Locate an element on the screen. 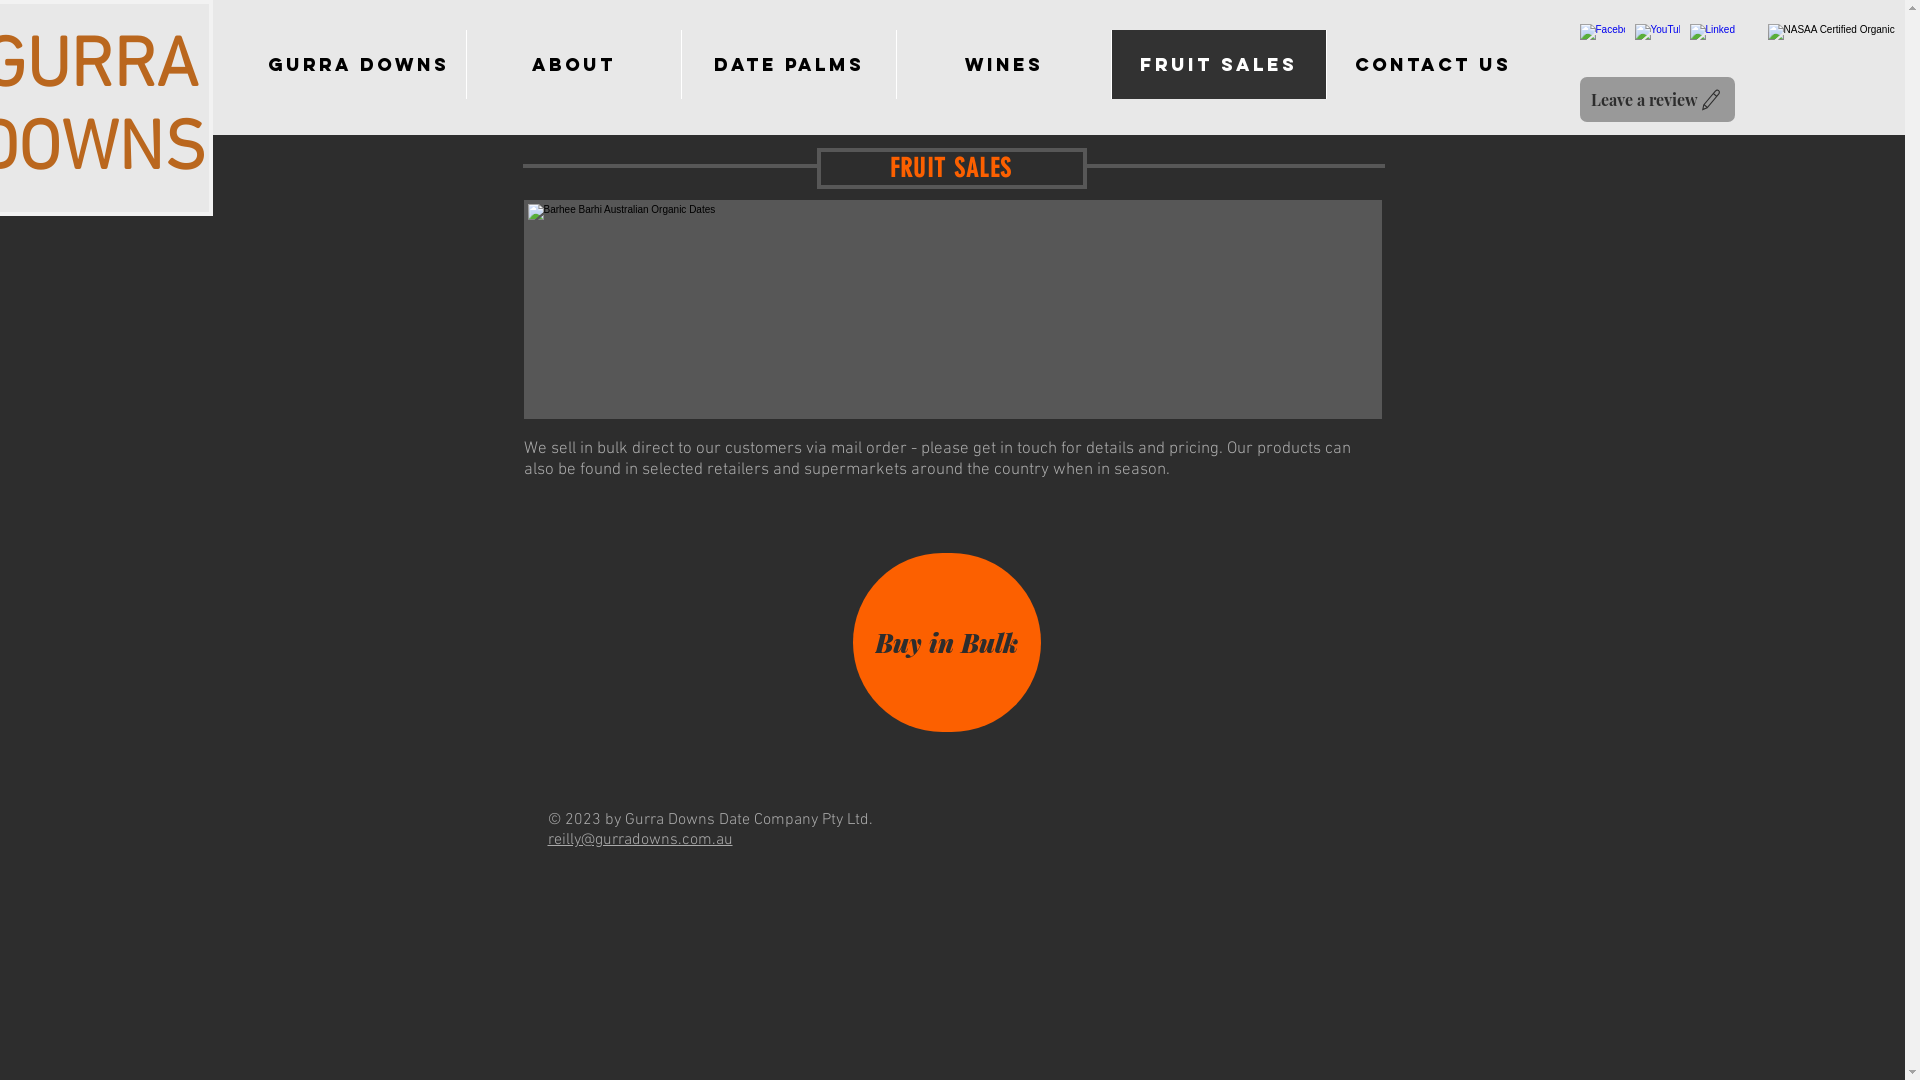 This screenshot has width=1920, height=1080. 'Buy in Bulk' is located at coordinates (944, 642).